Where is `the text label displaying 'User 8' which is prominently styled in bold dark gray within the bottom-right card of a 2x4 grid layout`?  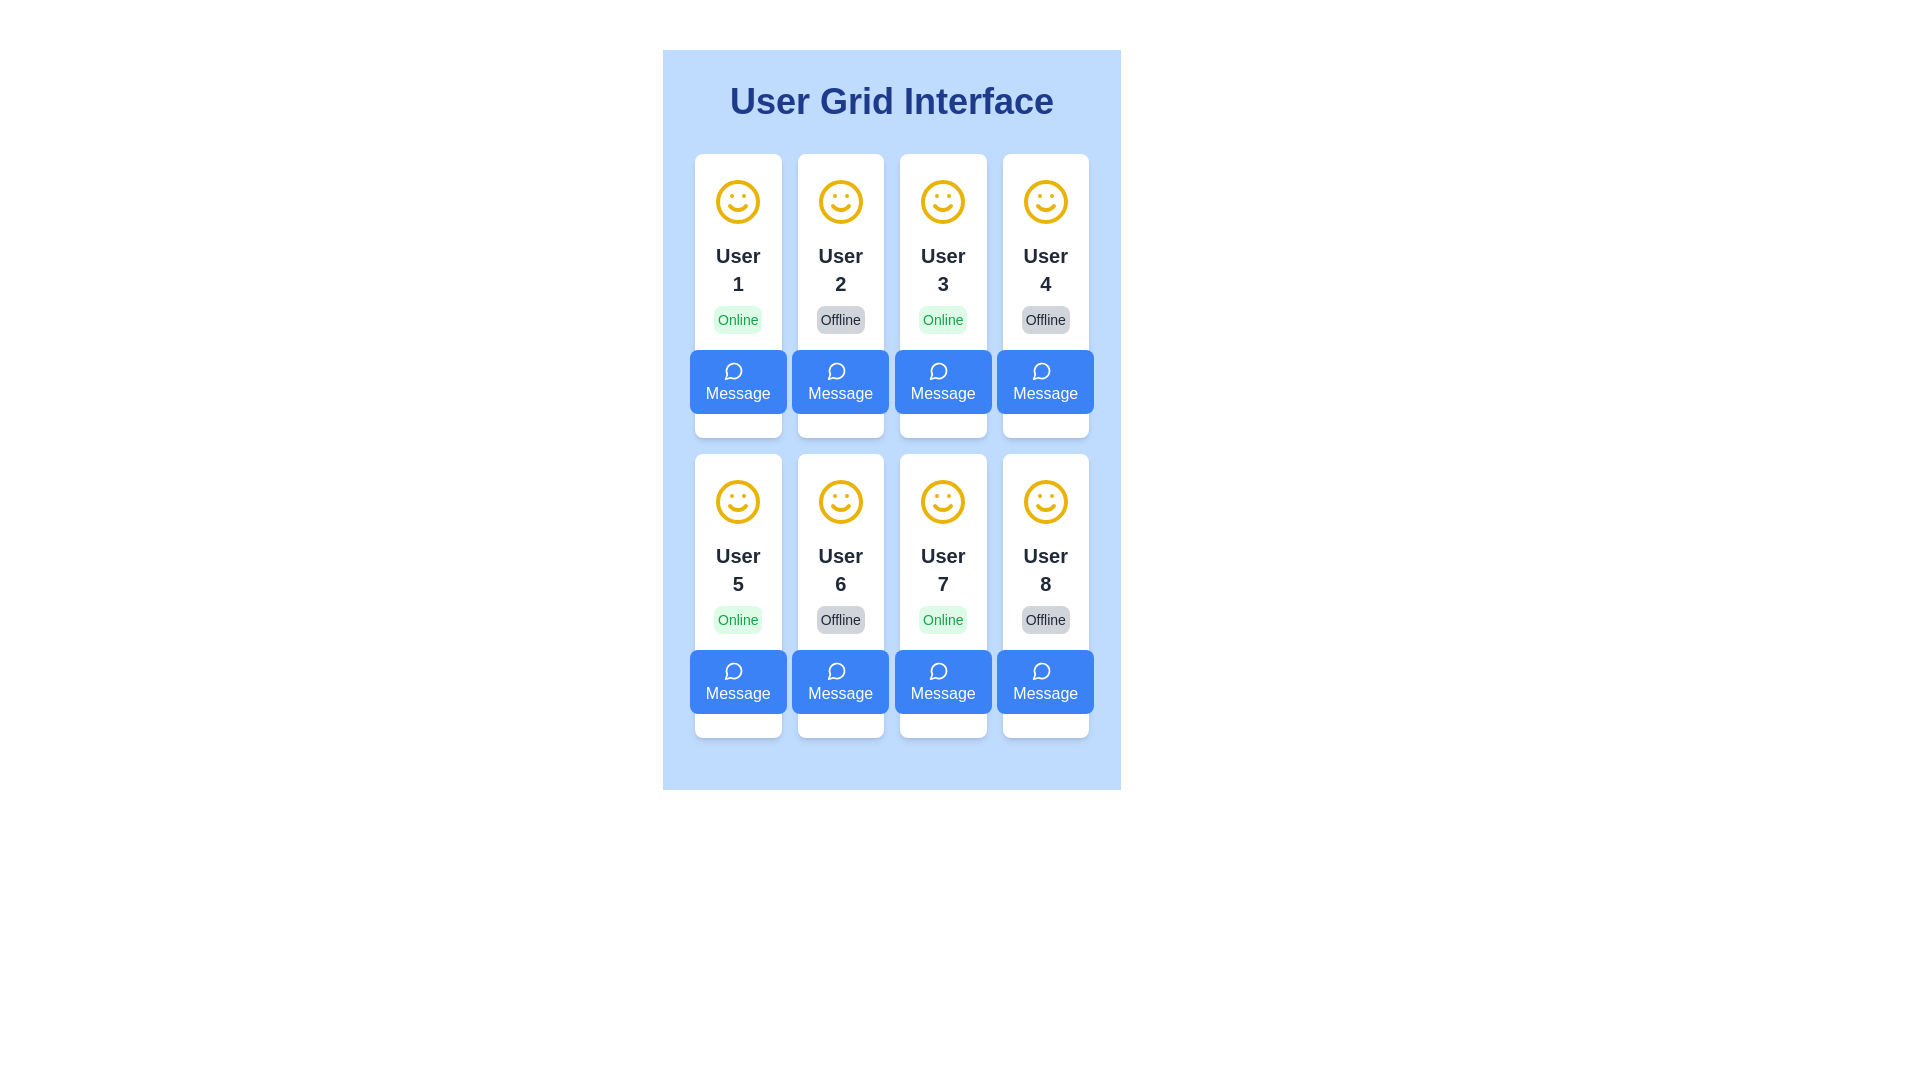
the text label displaying 'User 8' which is prominently styled in bold dark gray within the bottom-right card of a 2x4 grid layout is located at coordinates (1044, 570).